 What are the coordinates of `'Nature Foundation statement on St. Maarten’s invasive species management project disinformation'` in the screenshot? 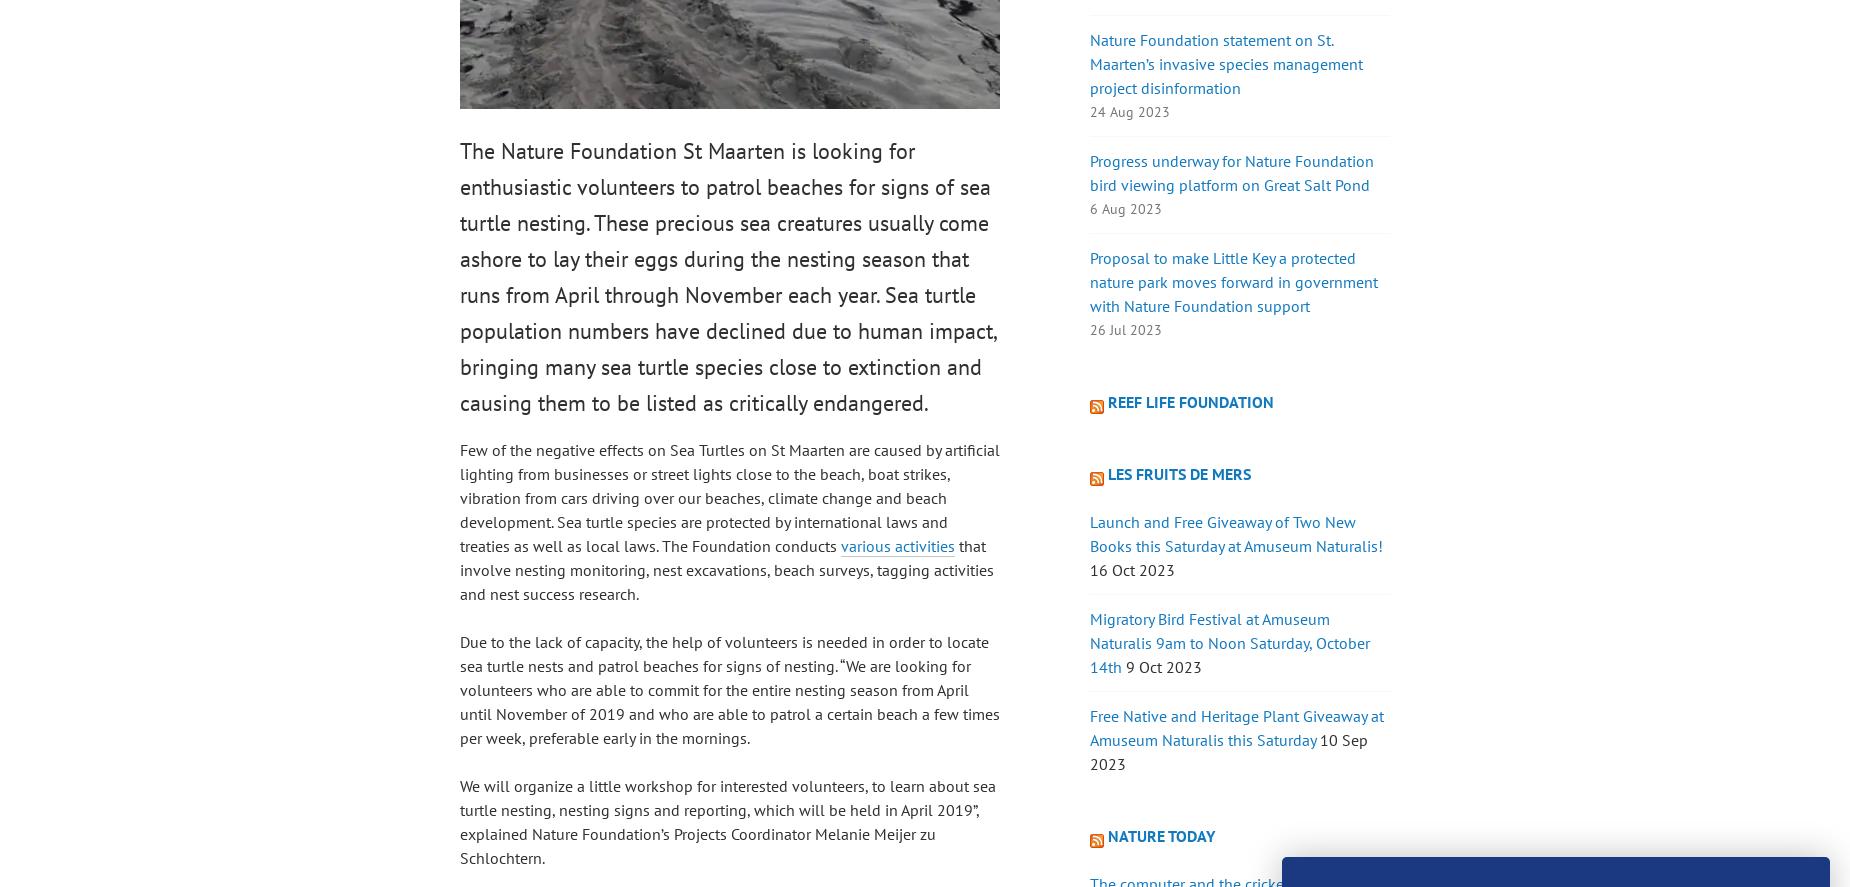 It's located at (1225, 63).